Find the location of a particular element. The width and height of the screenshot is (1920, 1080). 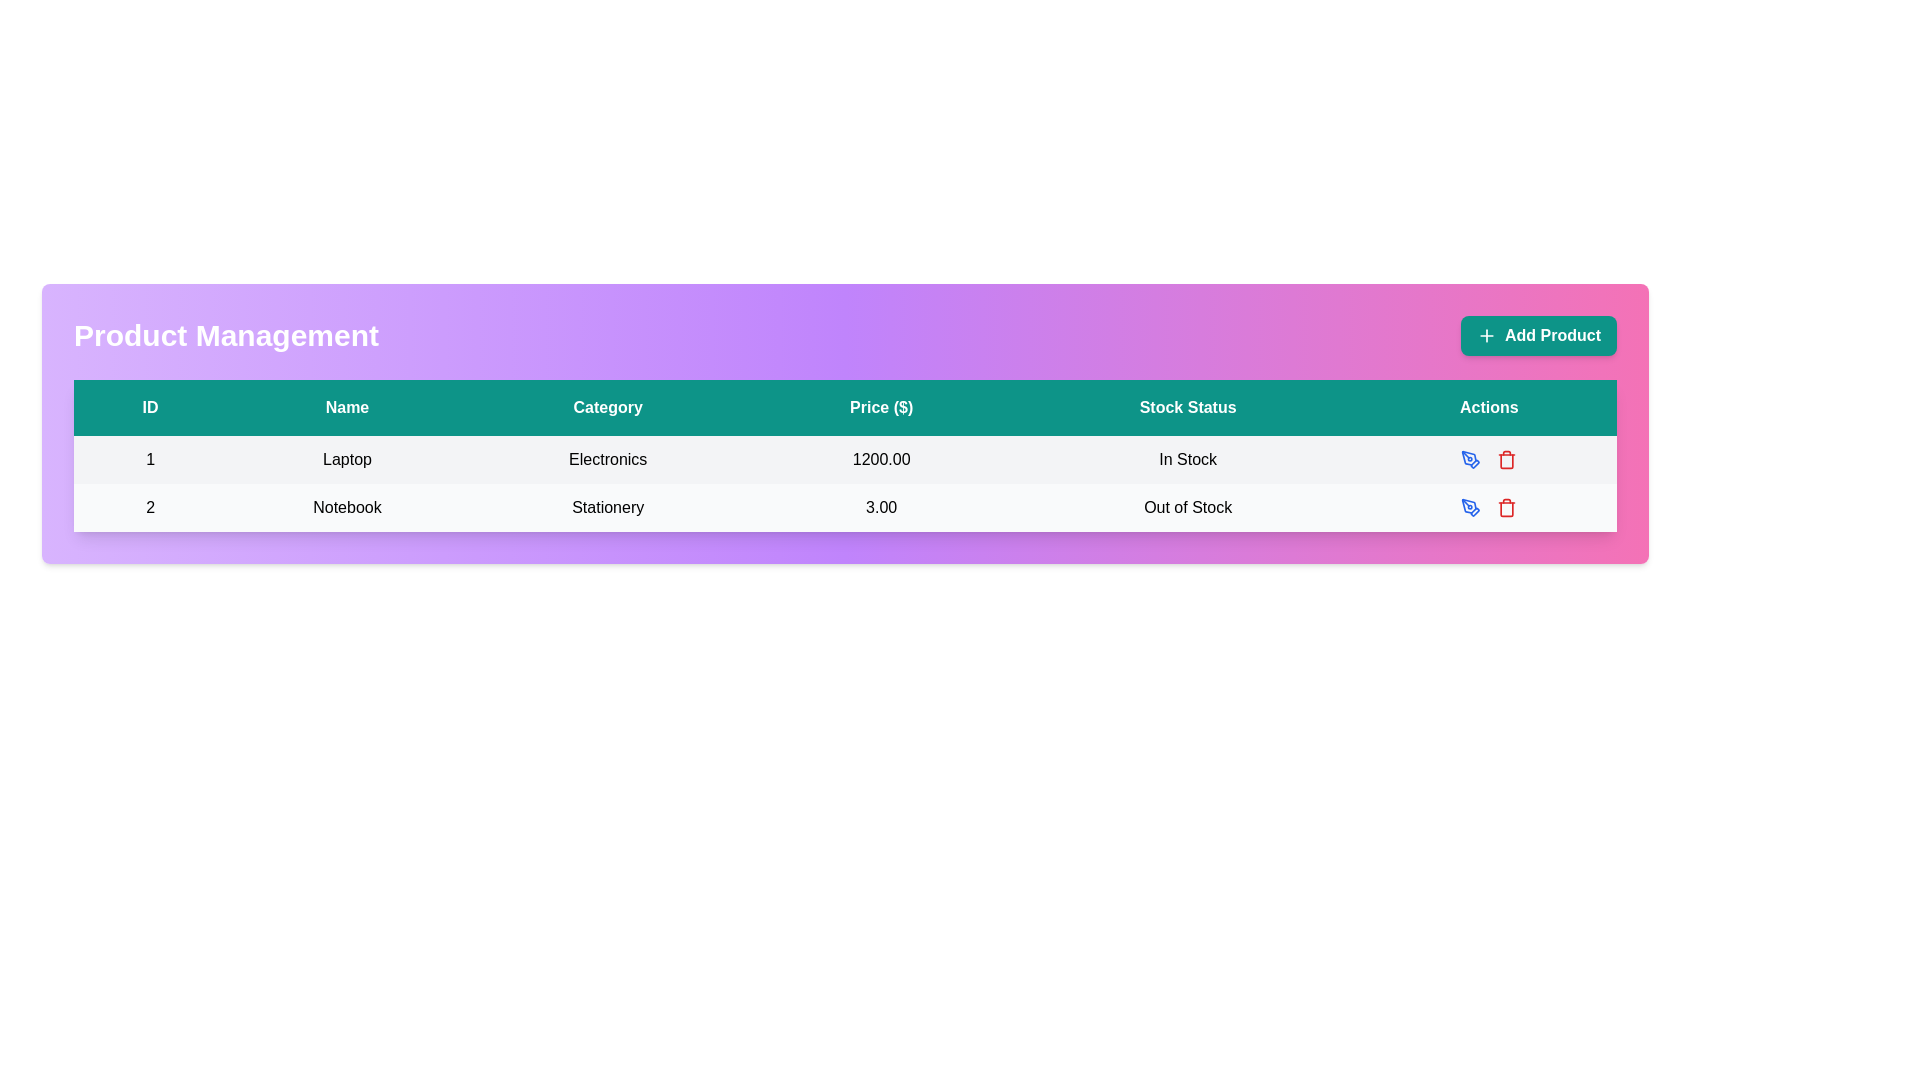

the Table Header Cell labeled 'ID', which is the first column header in the table under the 'Product Management' section is located at coordinates (149, 407).